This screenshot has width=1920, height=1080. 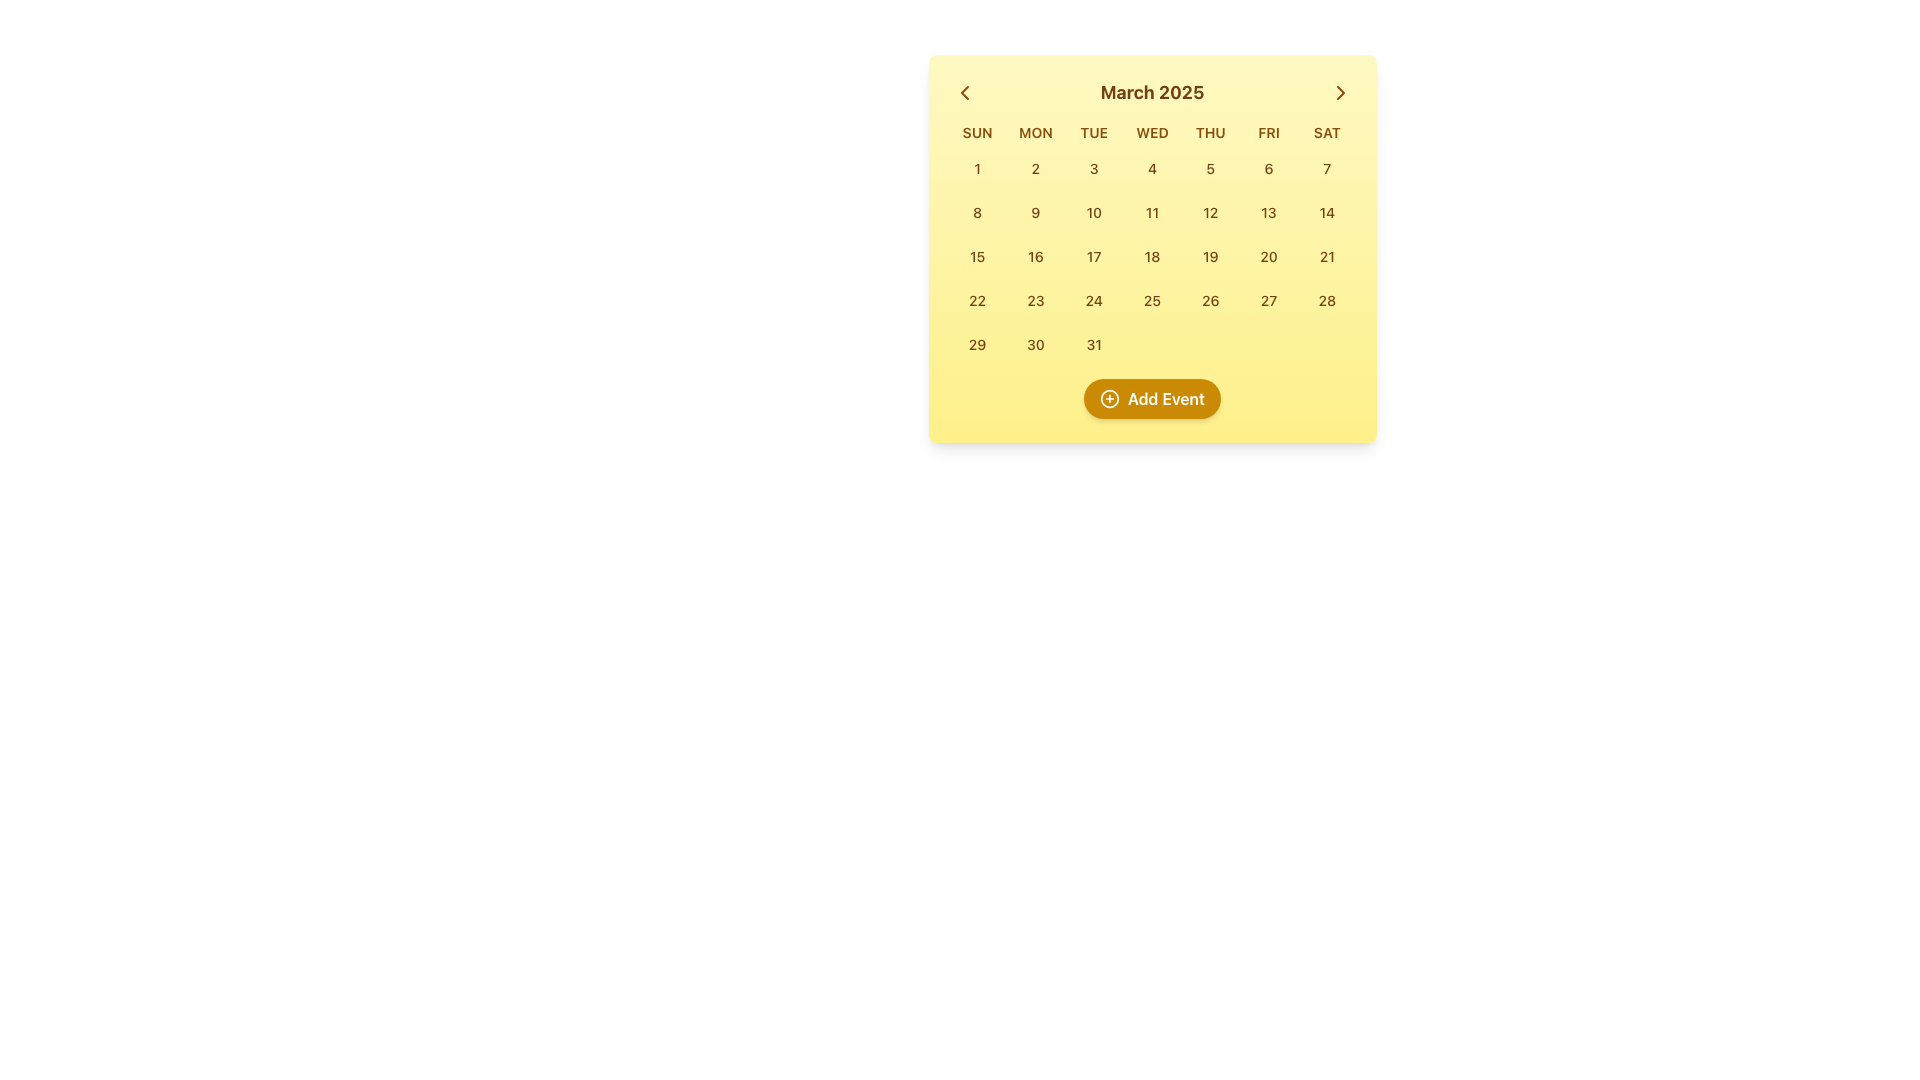 I want to click on the text label representing the date 25th in the March 2025 calendar, positioned under 'TUE' and between the dates 24 and 26, so click(x=1152, y=300).